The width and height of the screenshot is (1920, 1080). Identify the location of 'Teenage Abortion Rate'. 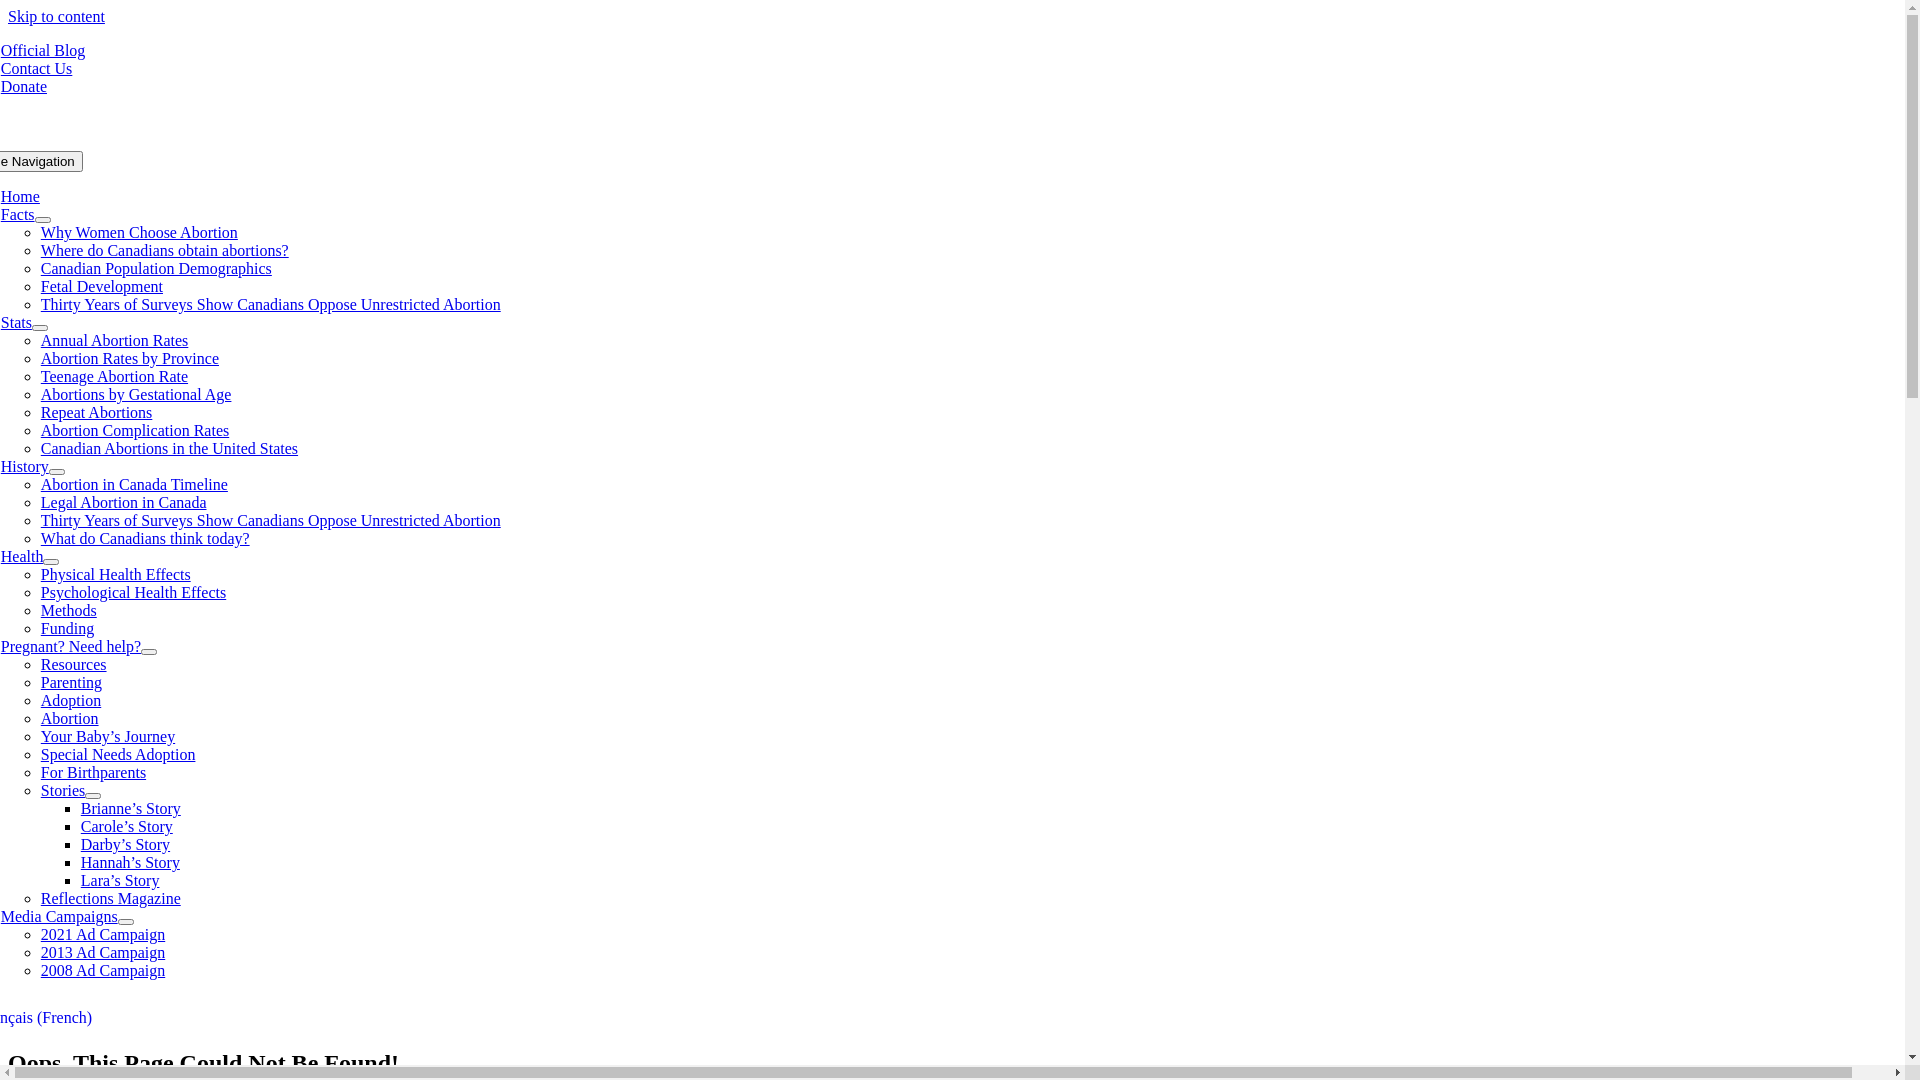
(41, 376).